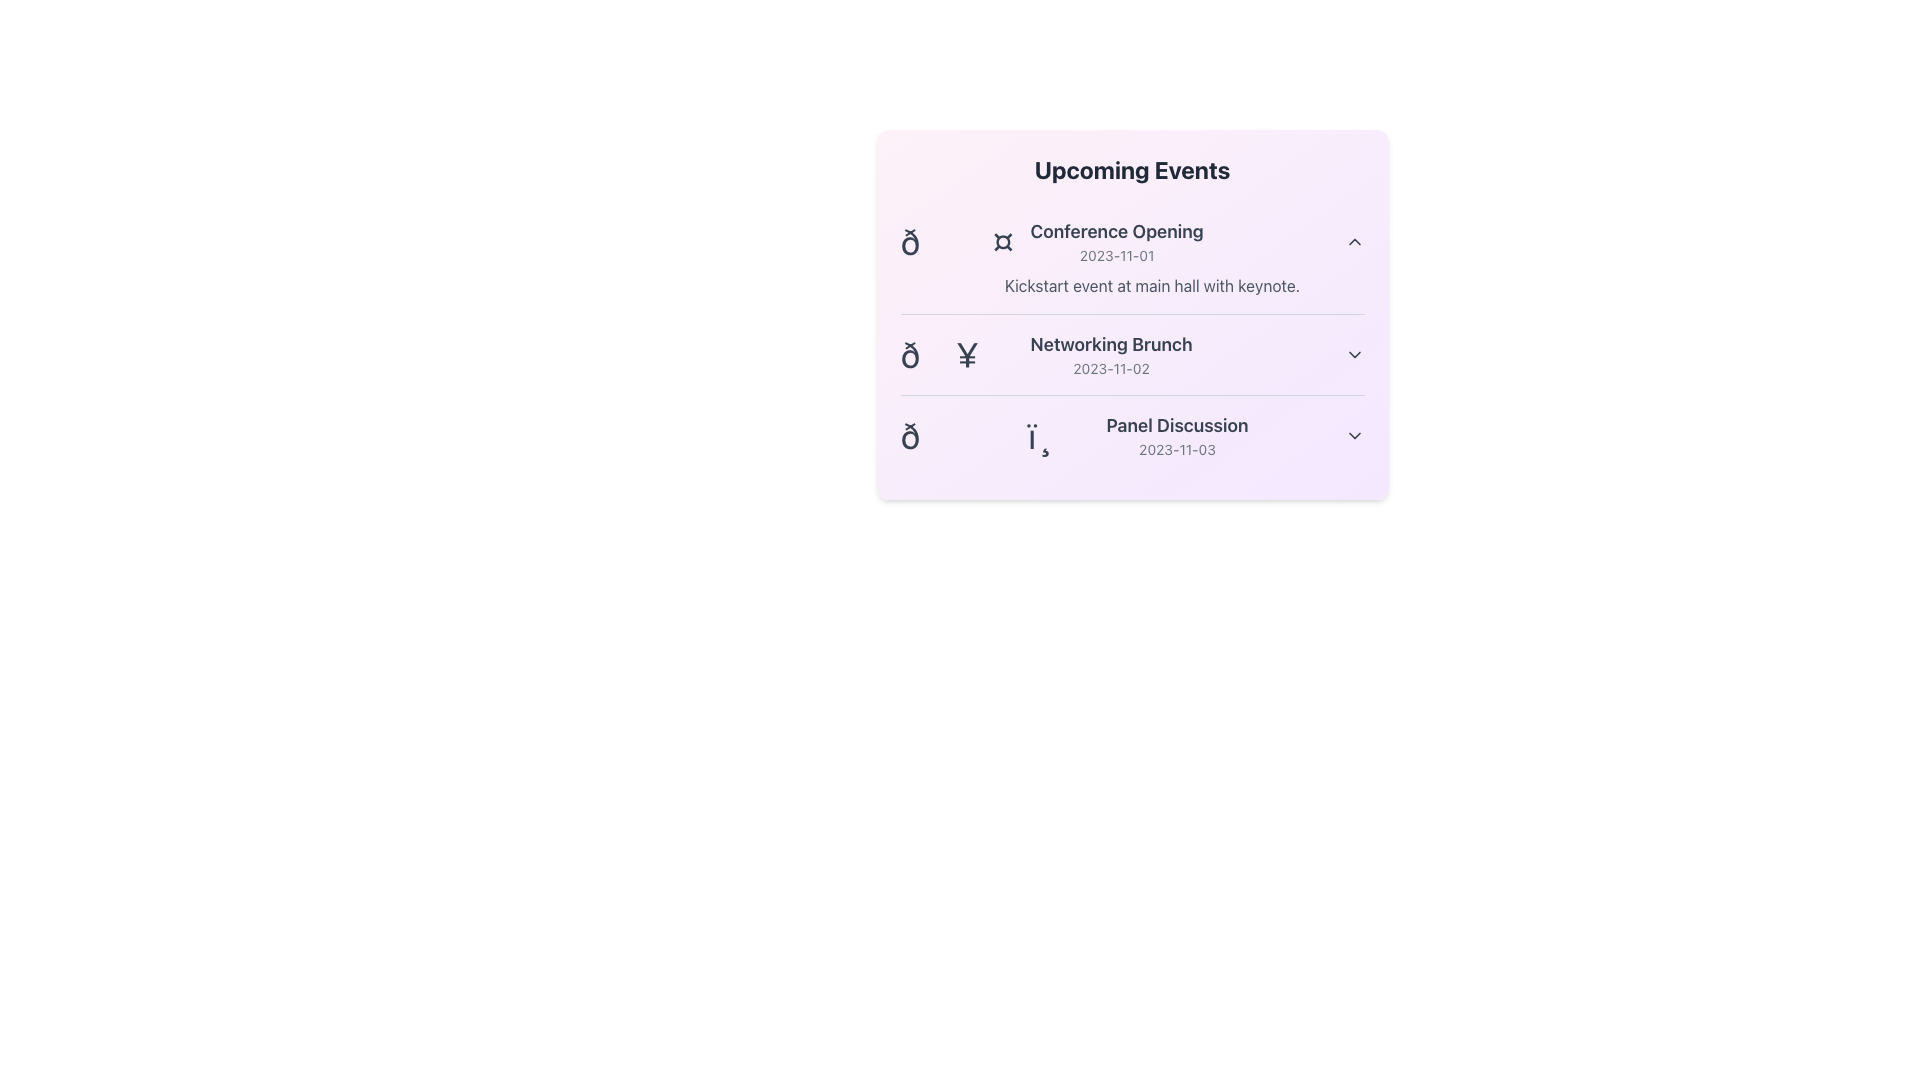  Describe the element at coordinates (1116, 241) in the screenshot. I see `date of the event displayed in the composite text element titled 'Conference Opening' with the date '2023-11-01' located in the second column under 'Upcoming Events'` at that location.